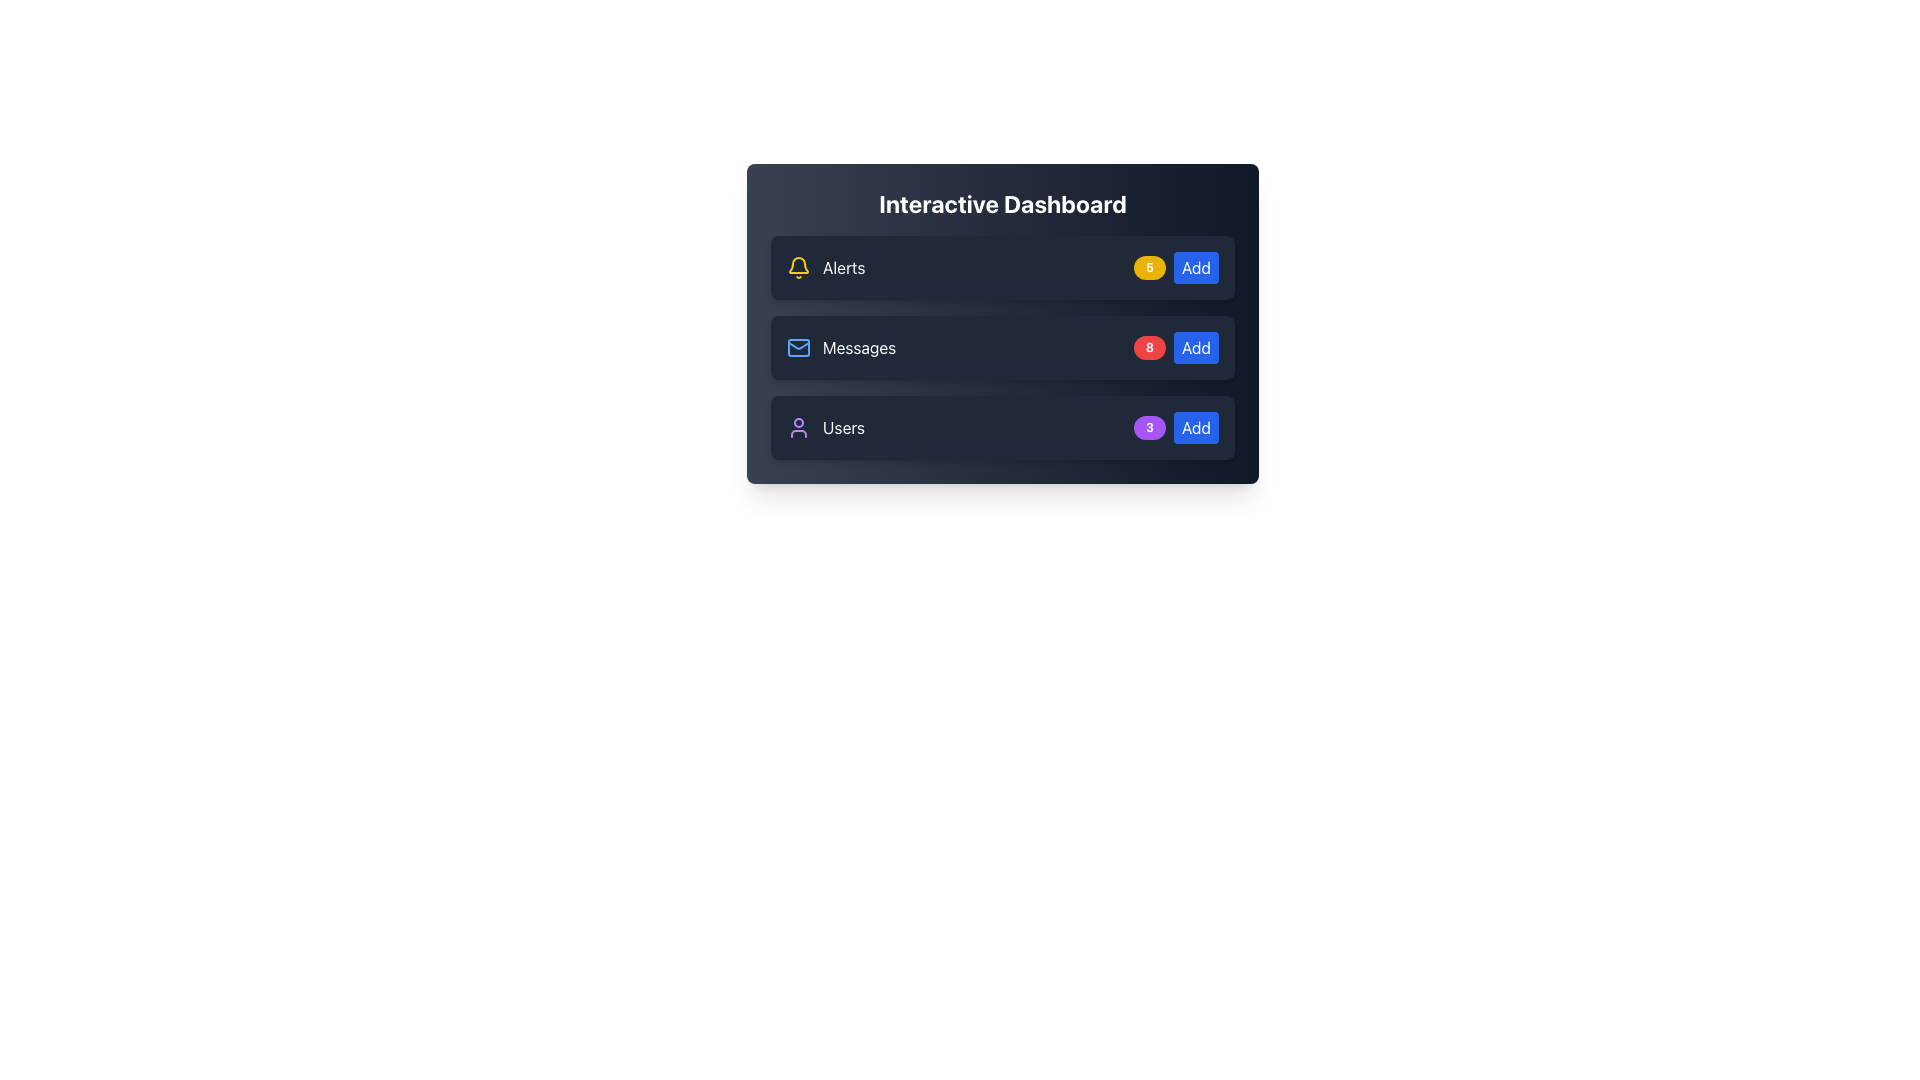  Describe the element at coordinates (1149, 266) in the screenshot. I see `the small, yellow, pill-shaped Notification Badge with bold white text '5' located on the top-right side of the first item in the list under the 'Interactive Dashboard' heading, left of the blue 'Add' button` at that location.